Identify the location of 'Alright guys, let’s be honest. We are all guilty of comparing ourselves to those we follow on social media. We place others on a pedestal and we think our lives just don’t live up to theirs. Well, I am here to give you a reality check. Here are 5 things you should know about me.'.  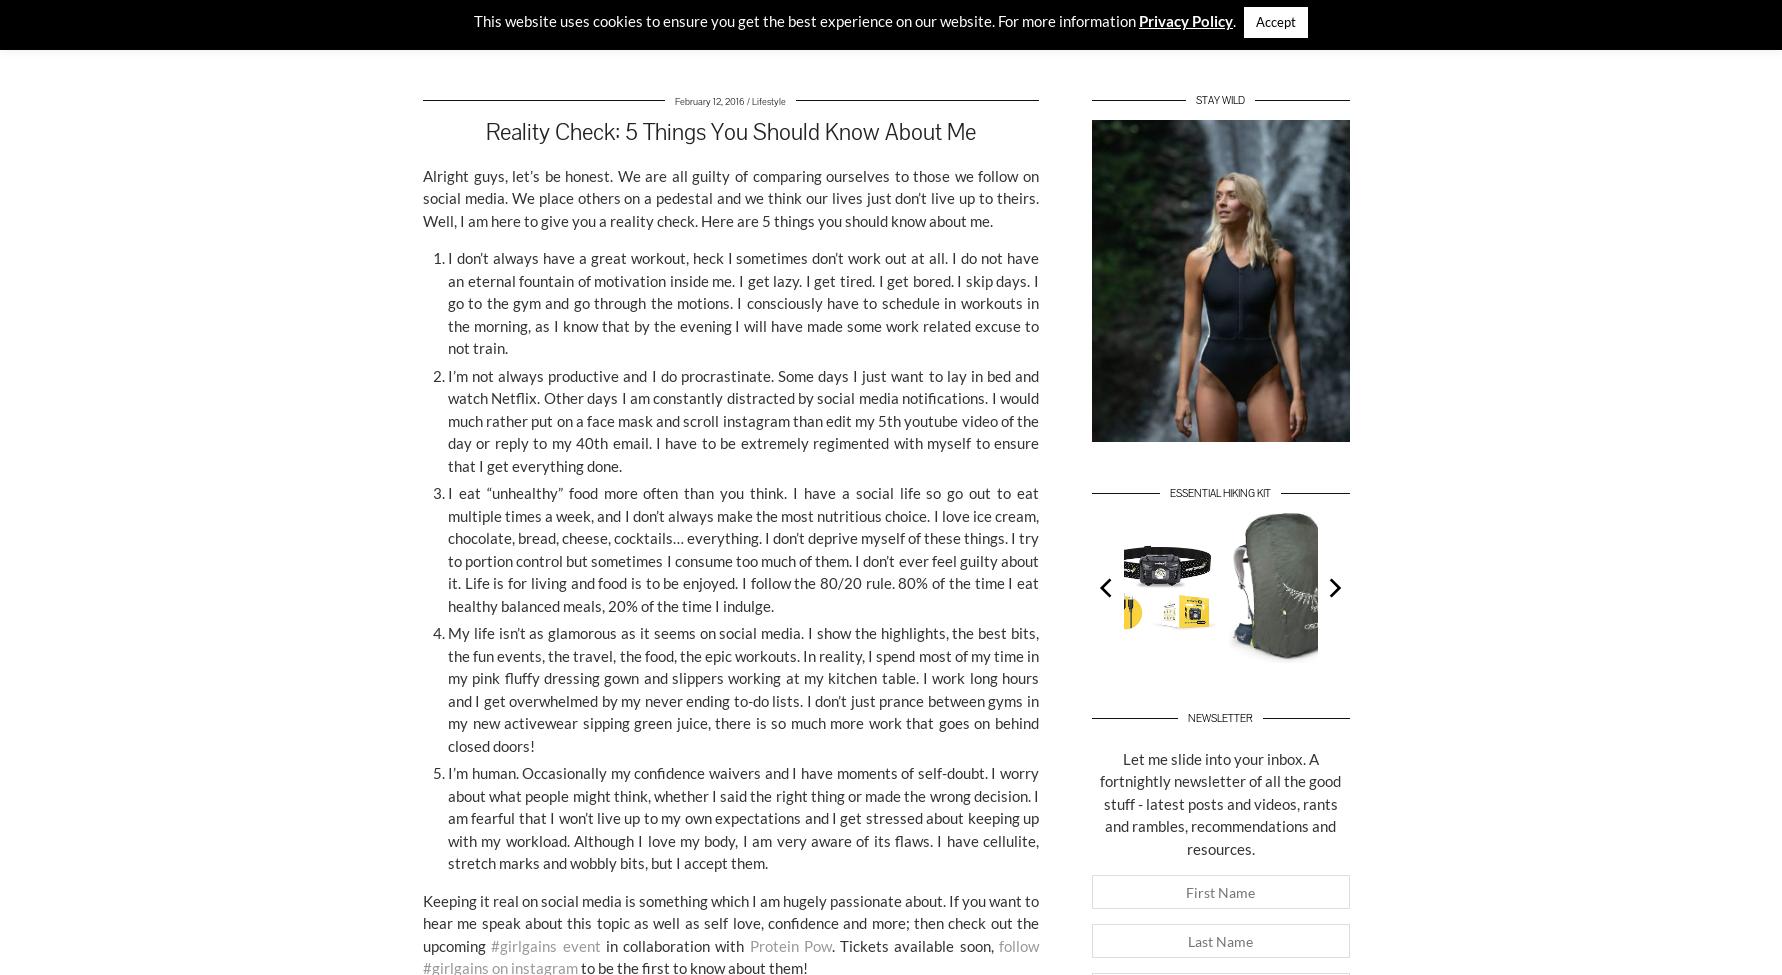
(423, 197).